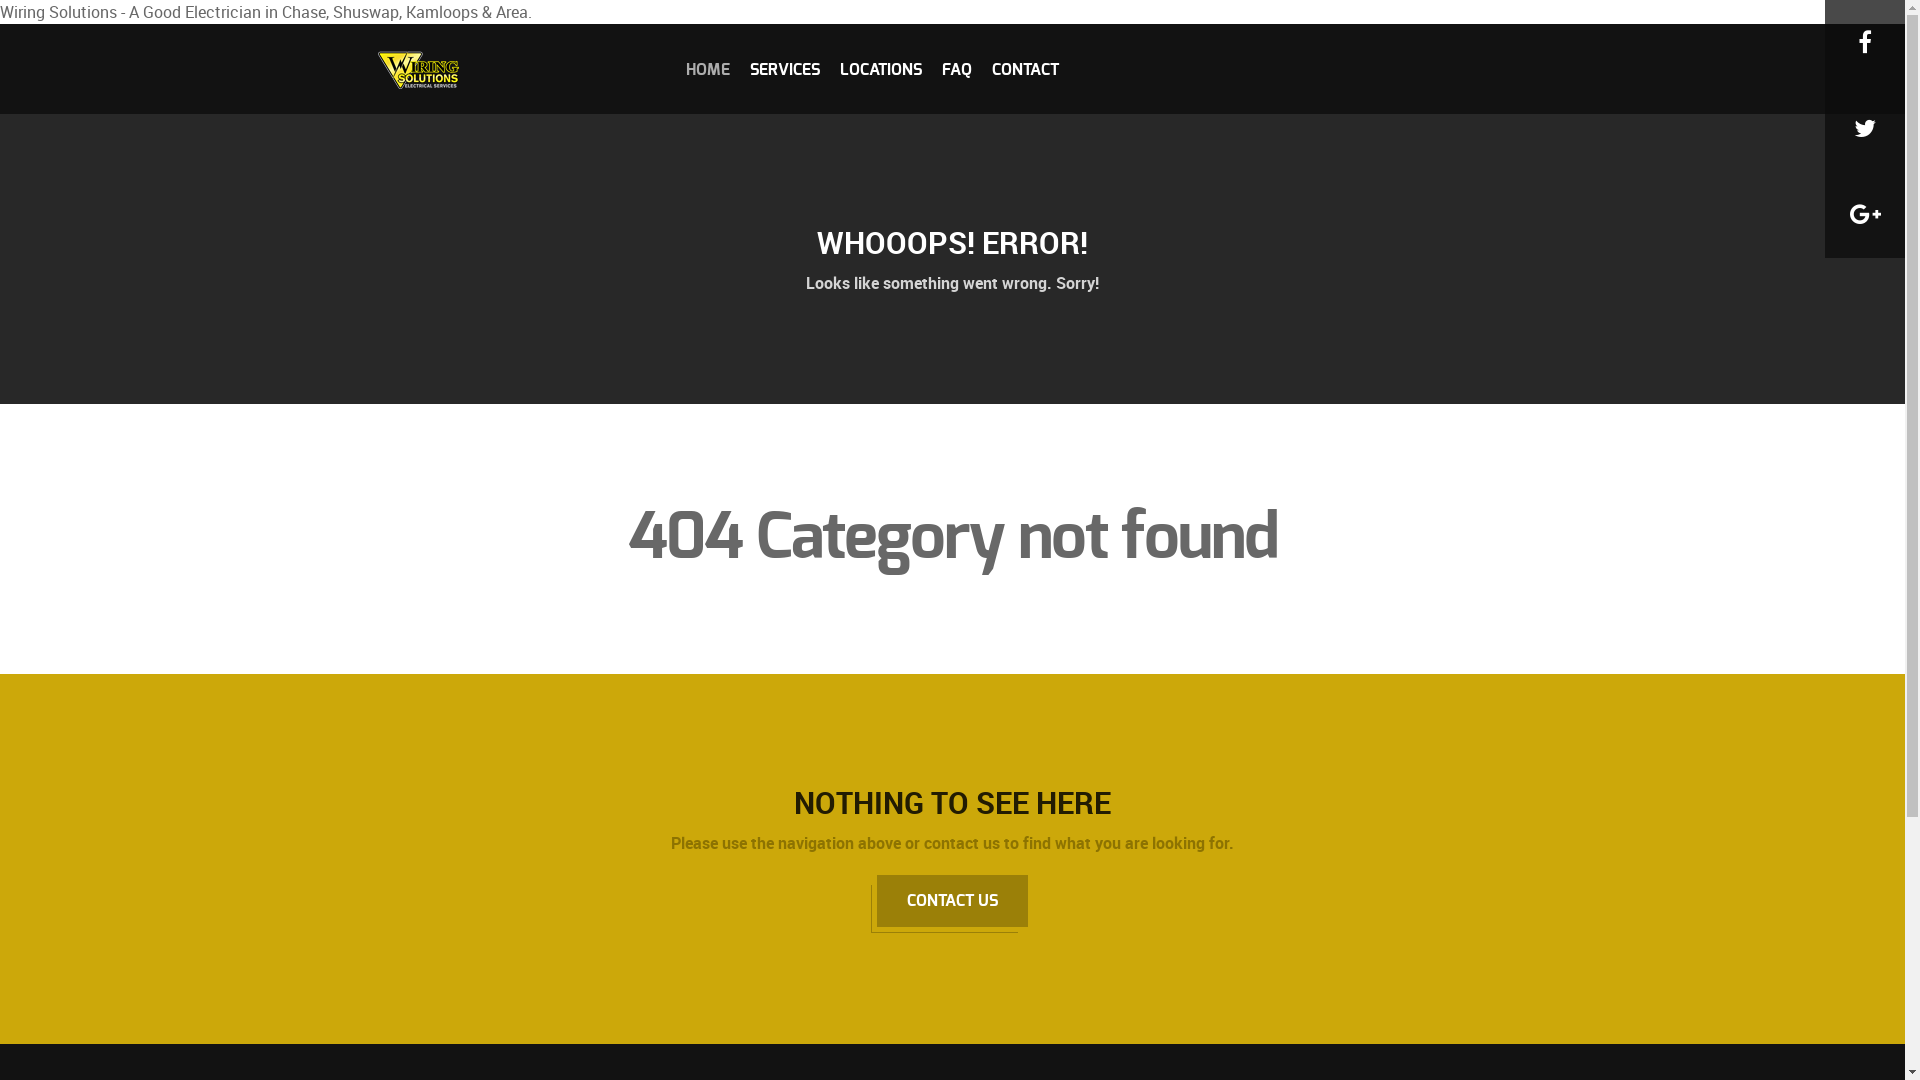  What do you see at coordinates (951, 801) in the screenshot?
I see `'NOTHING TO SEE HERE'` at bounding box center [951, 801].